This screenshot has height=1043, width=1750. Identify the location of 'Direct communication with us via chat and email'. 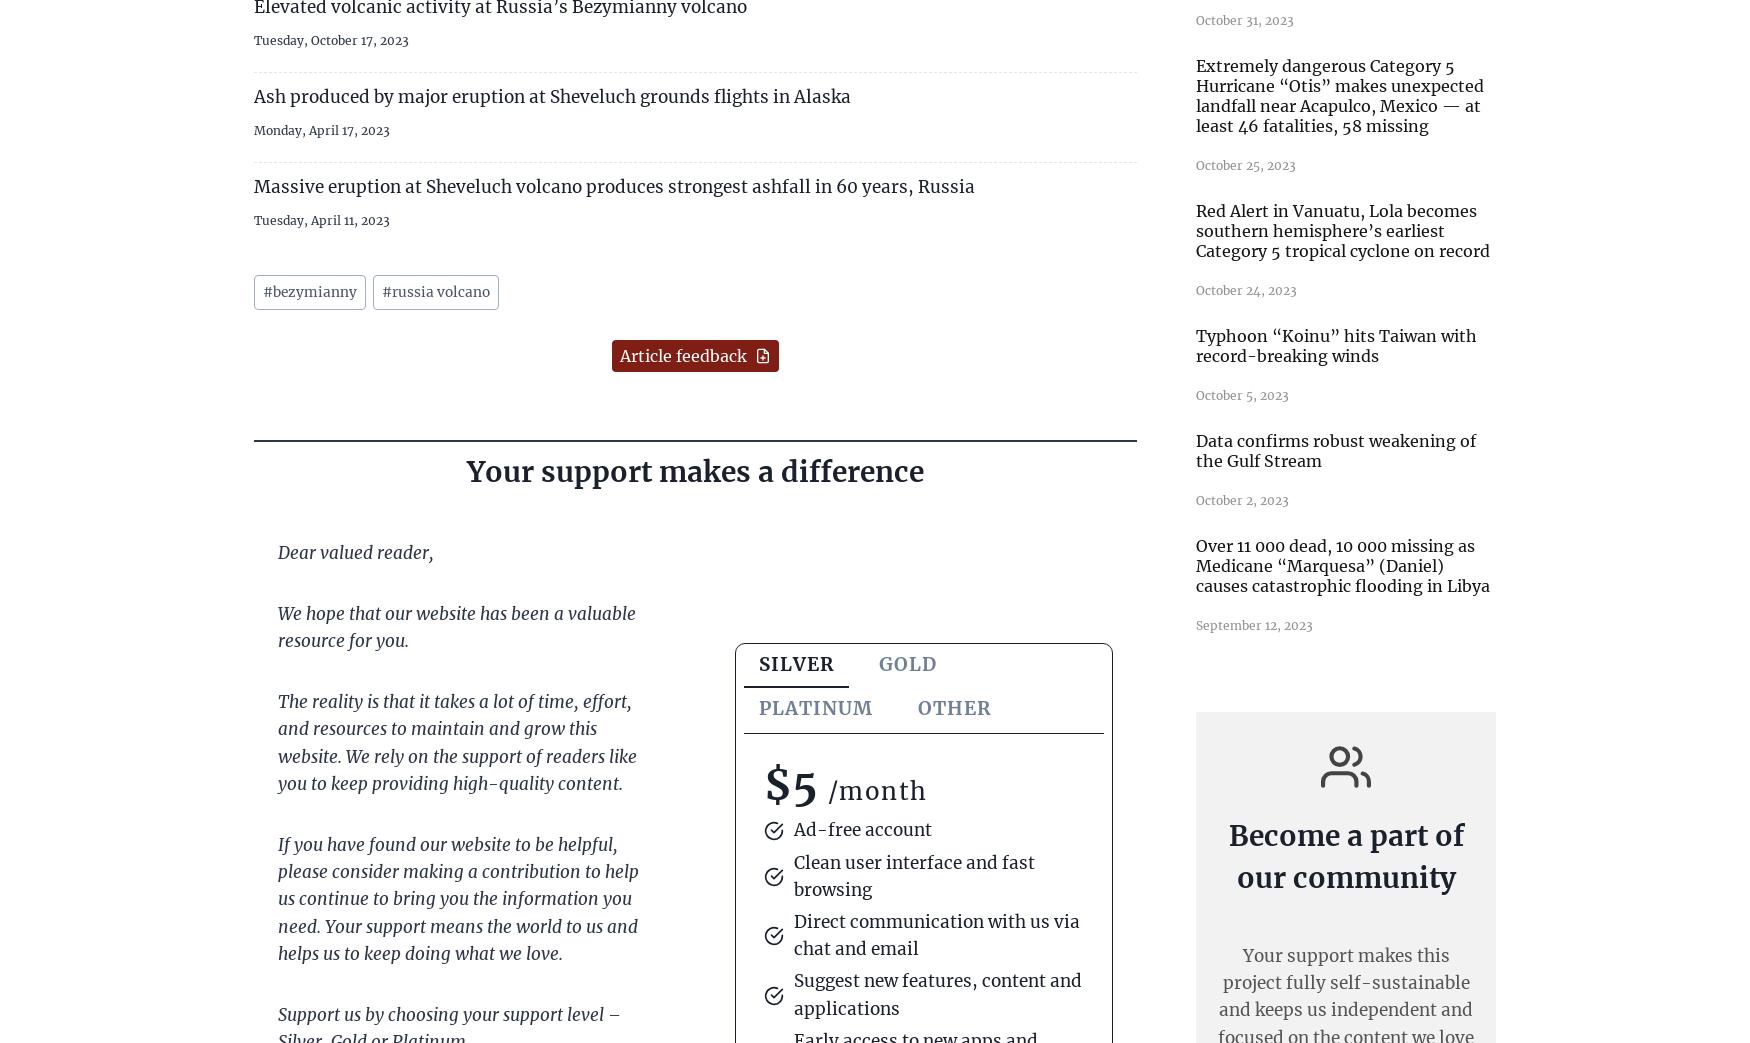
(791, 934).